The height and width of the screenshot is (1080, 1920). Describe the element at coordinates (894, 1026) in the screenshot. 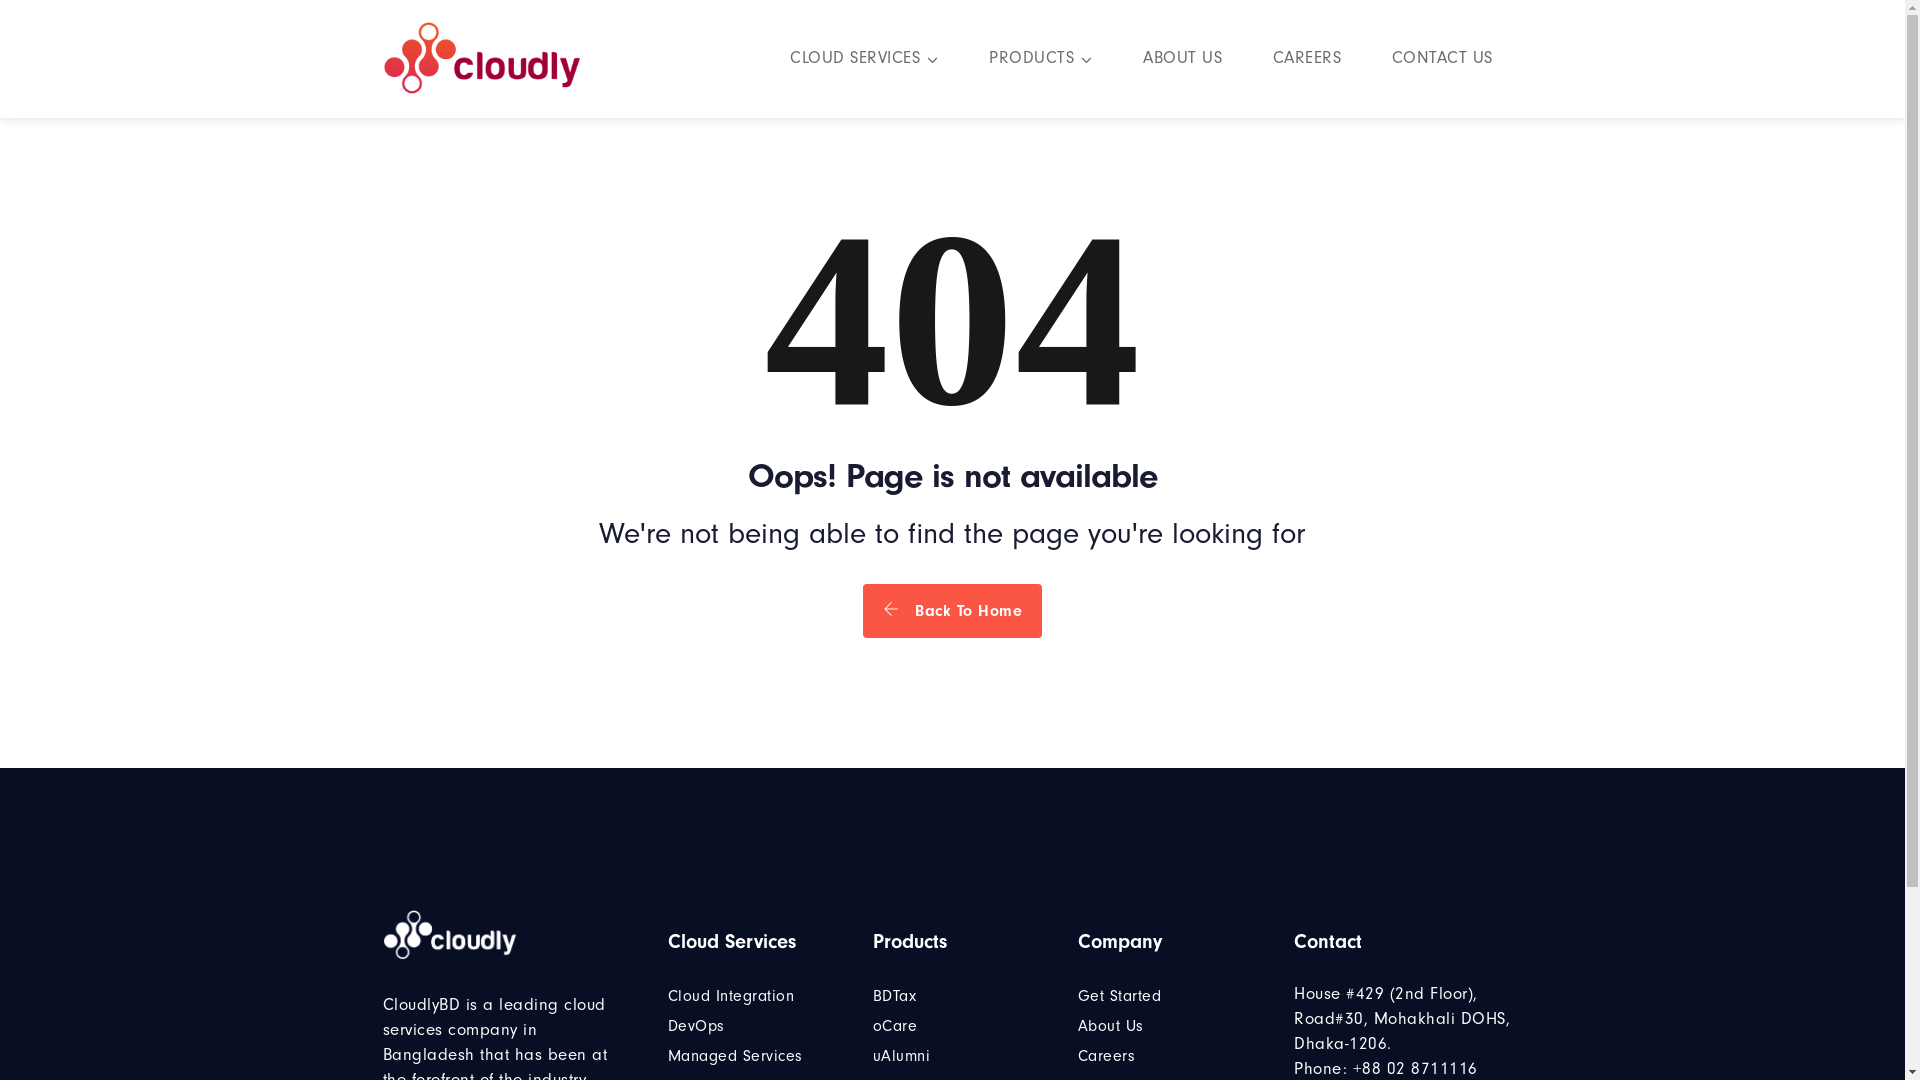

I see `'oCare'` at that location.